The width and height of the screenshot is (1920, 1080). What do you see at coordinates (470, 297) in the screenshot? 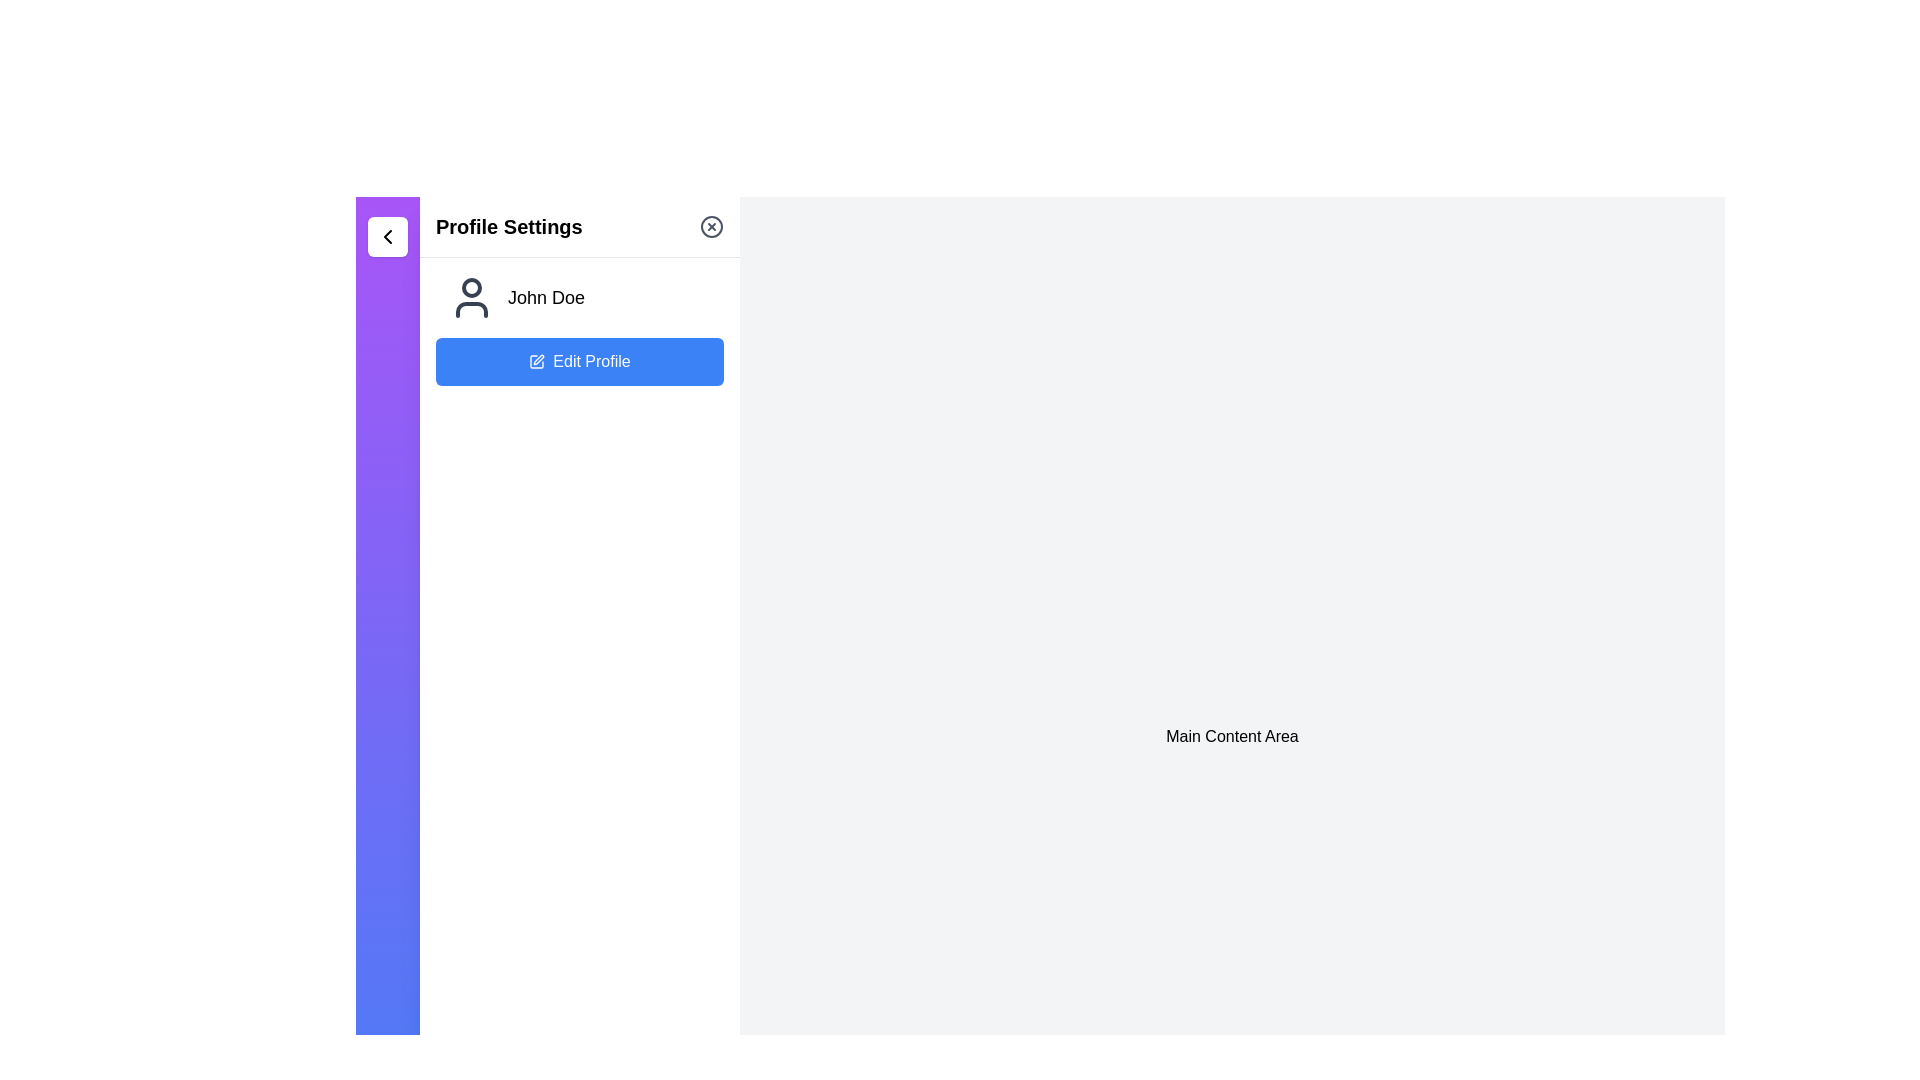
I see `the user profile icon, which is located directly below the 'Profile Settings' label and above the 'Edit Profile' button` at bounding box center [470, 297].